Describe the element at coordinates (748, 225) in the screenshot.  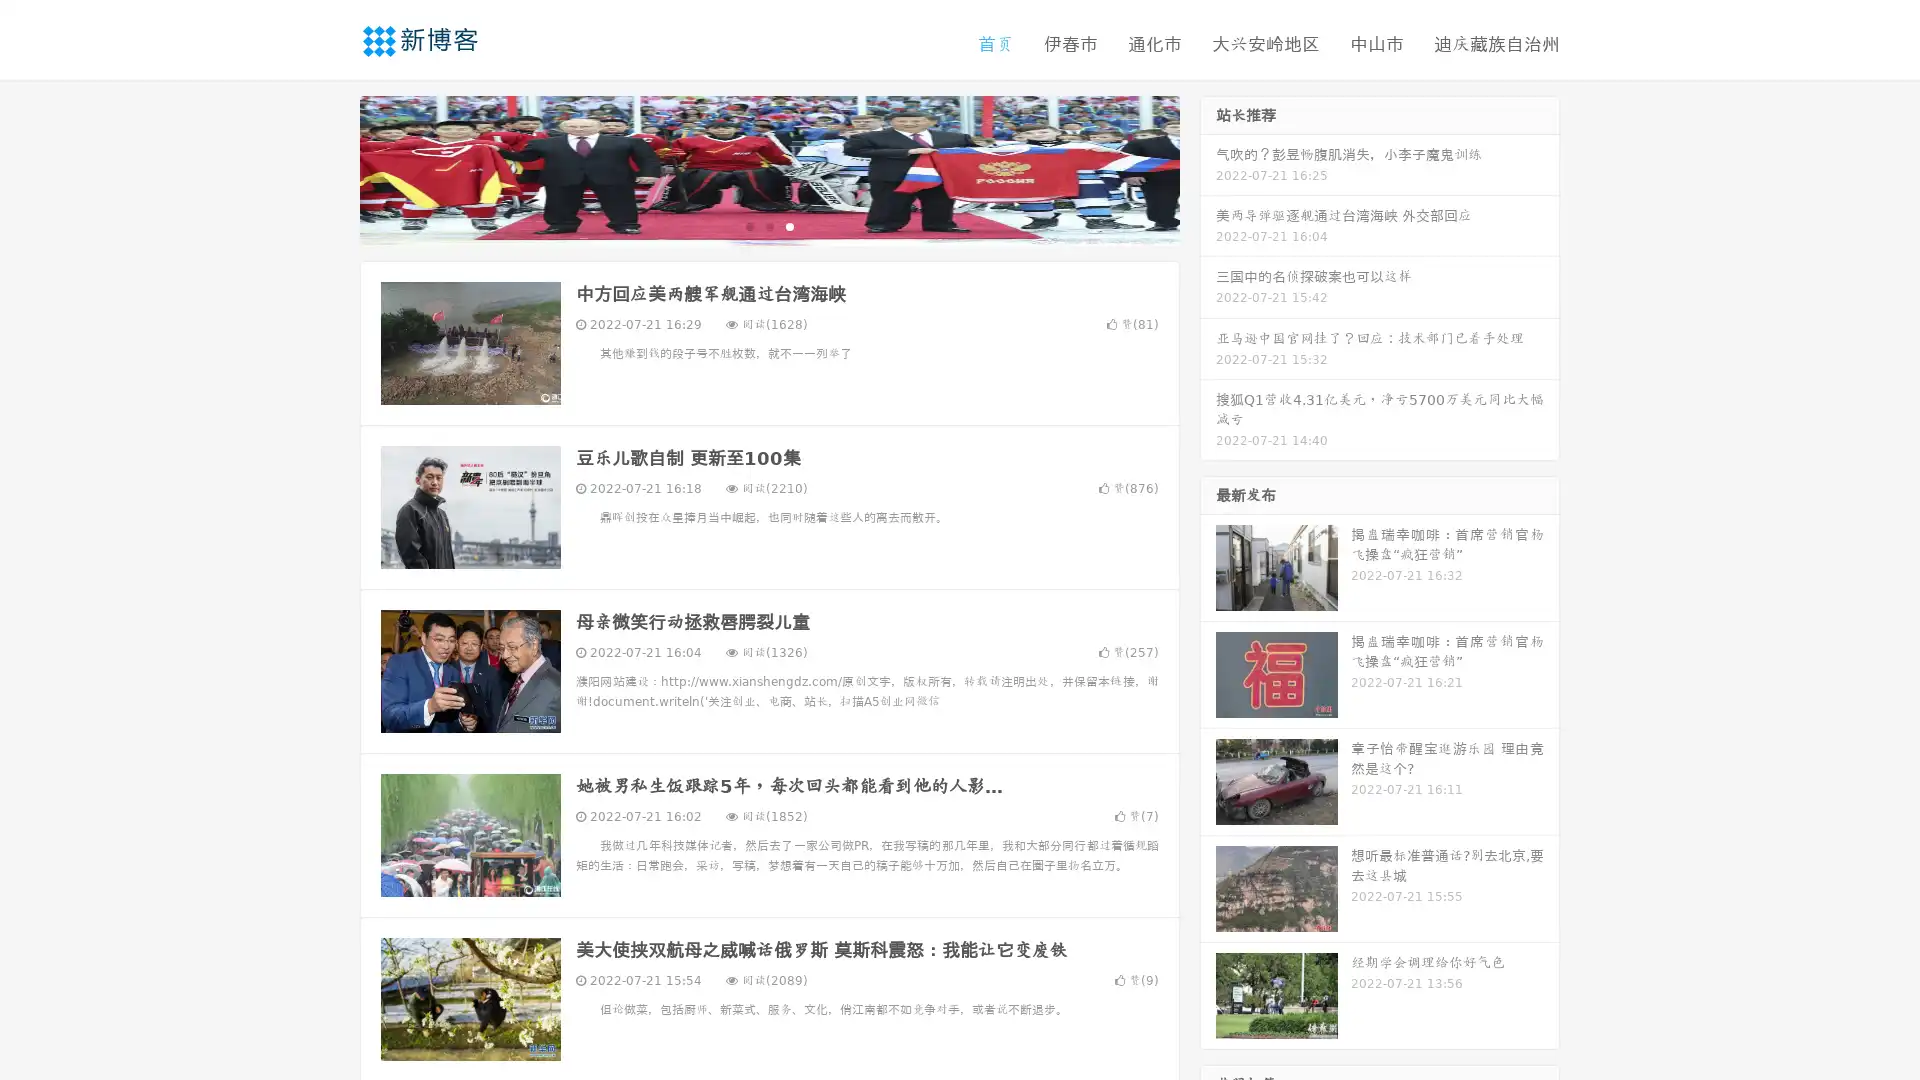
I see `Go to slide 1` at that location.